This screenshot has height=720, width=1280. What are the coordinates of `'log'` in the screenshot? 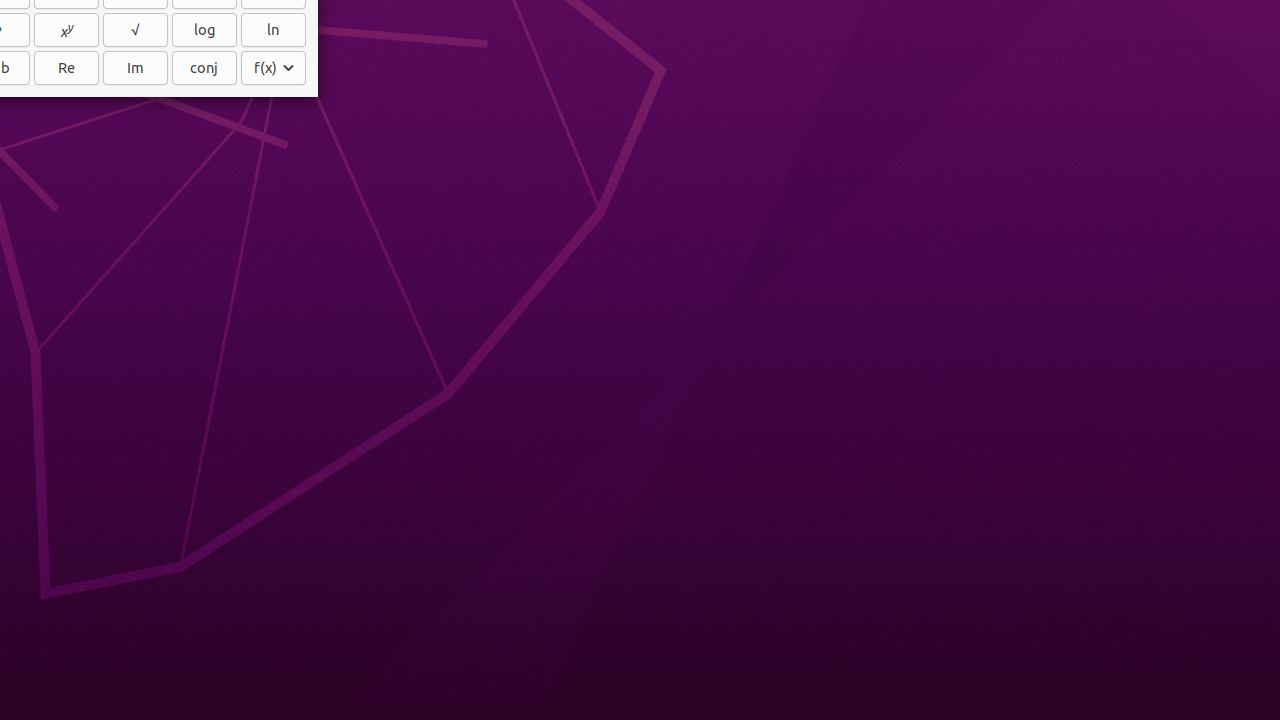 It's located at (204, 30).